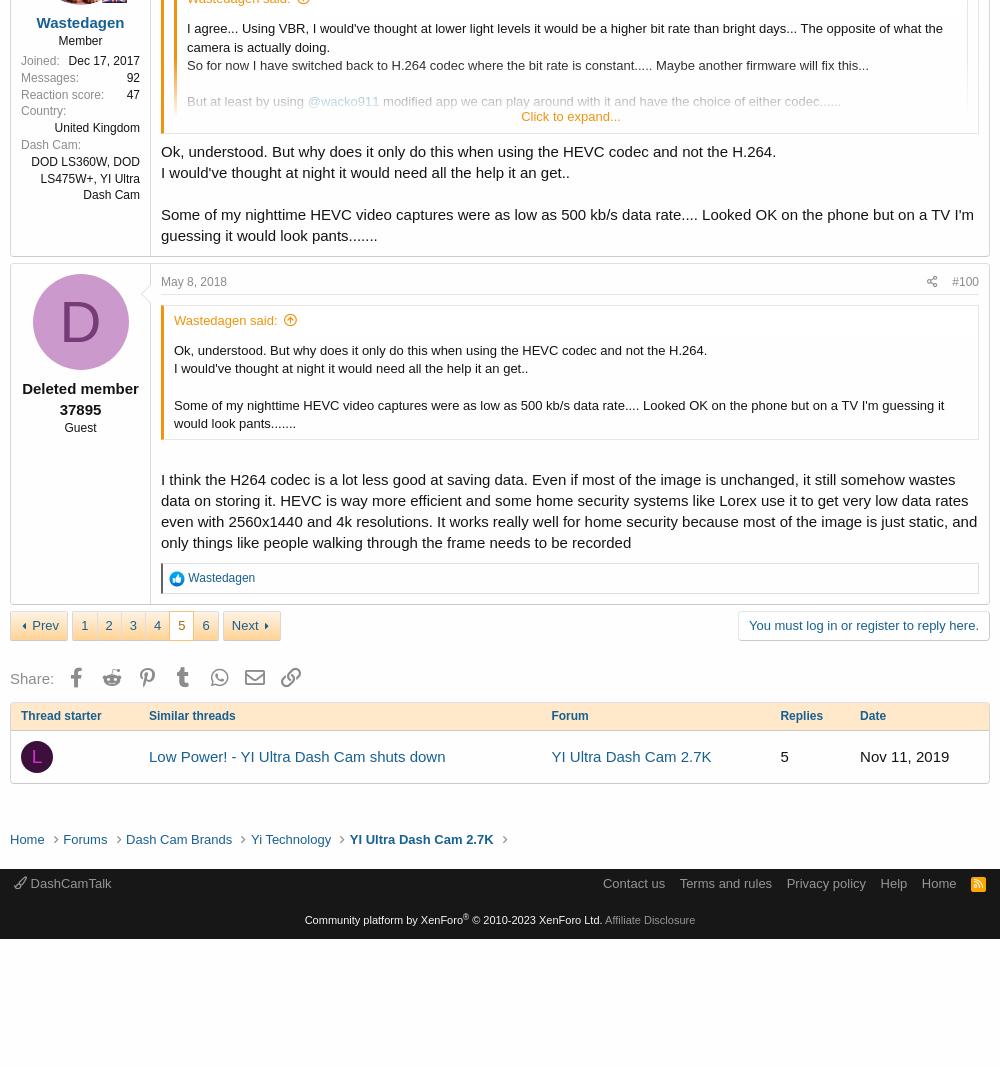 This screenshot has width=1000, height=1066. Describe the element at coordinates (32, 676) in the screenshot. I see `'Share:'` at that location.